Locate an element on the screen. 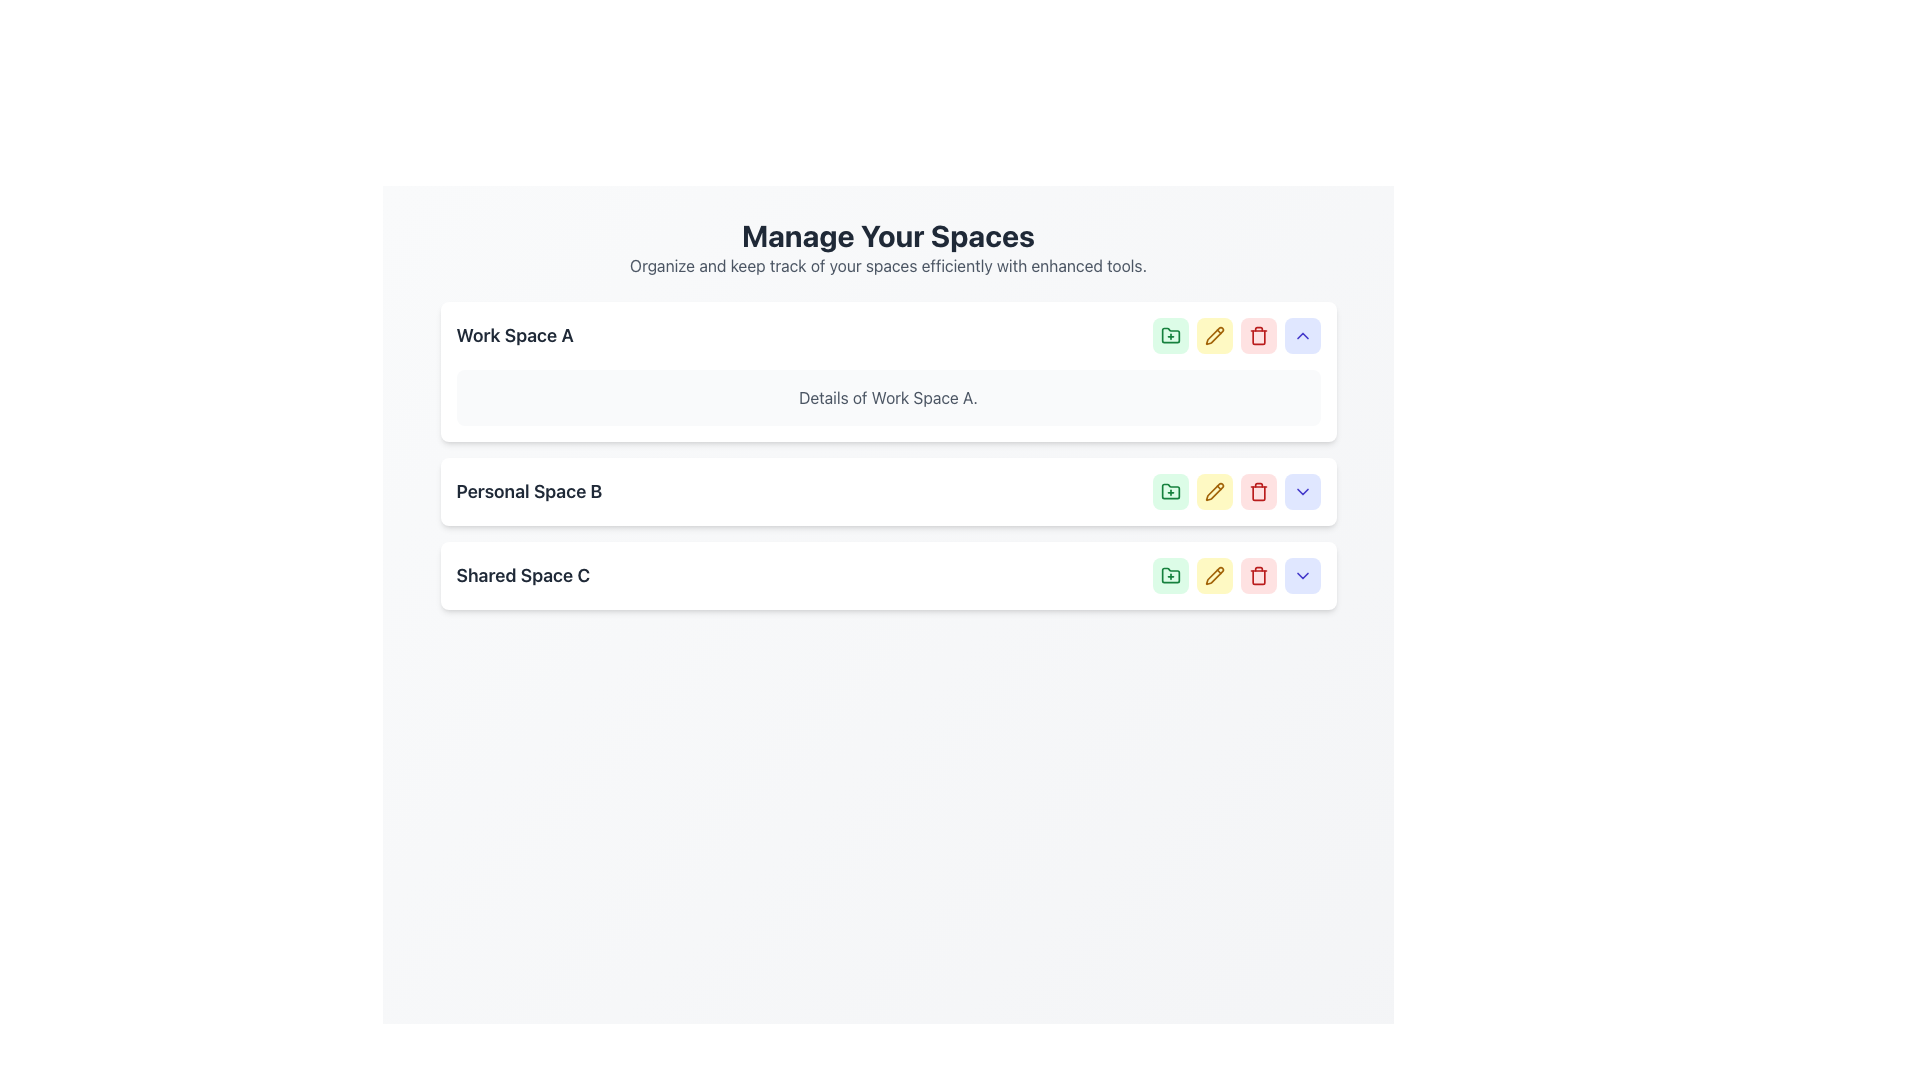  the green-filled icon located in the first row of workspace options is located at coordinates (1170, 334).